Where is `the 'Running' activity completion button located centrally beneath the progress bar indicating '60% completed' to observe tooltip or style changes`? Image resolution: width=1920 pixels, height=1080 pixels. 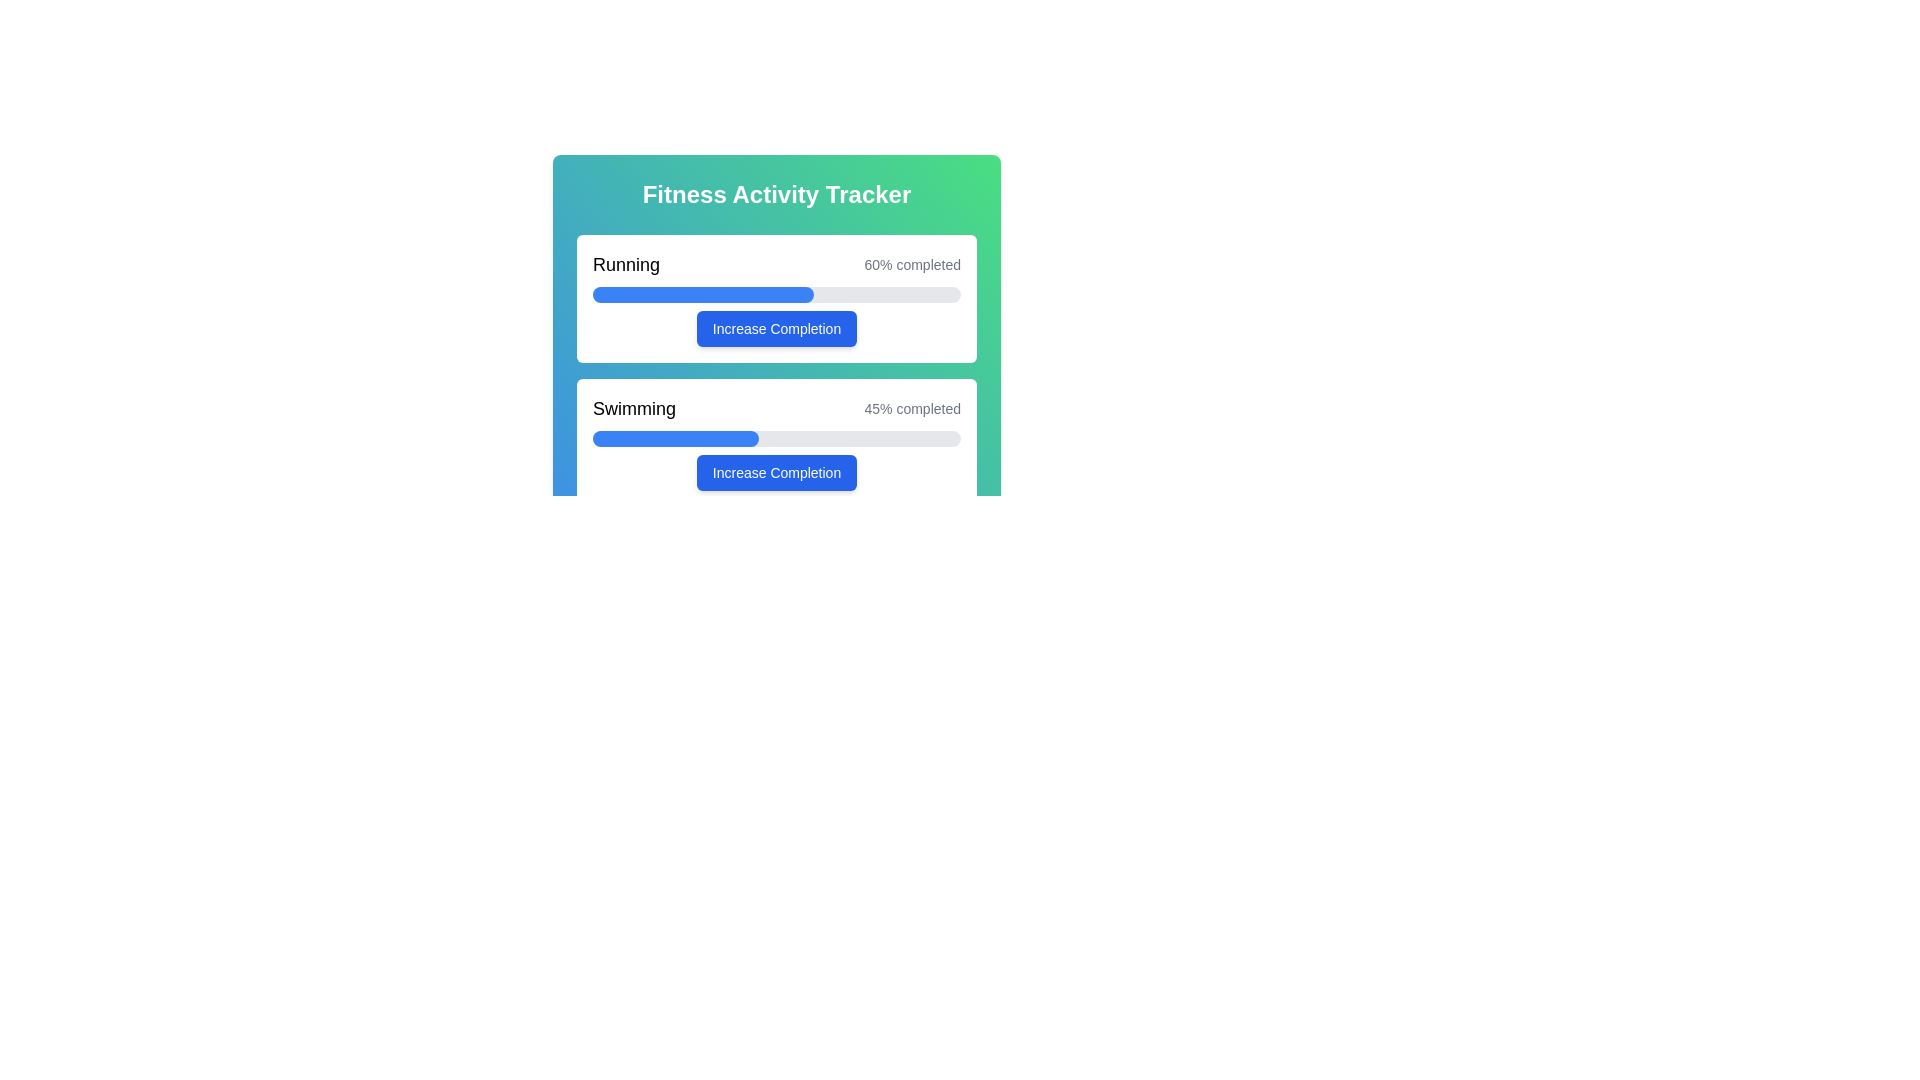
the 'Running' activity completion button located centrally beneath the progress bar indicating '60% completed' to observe tooltip or style changes is located at coordinates (776, 327).